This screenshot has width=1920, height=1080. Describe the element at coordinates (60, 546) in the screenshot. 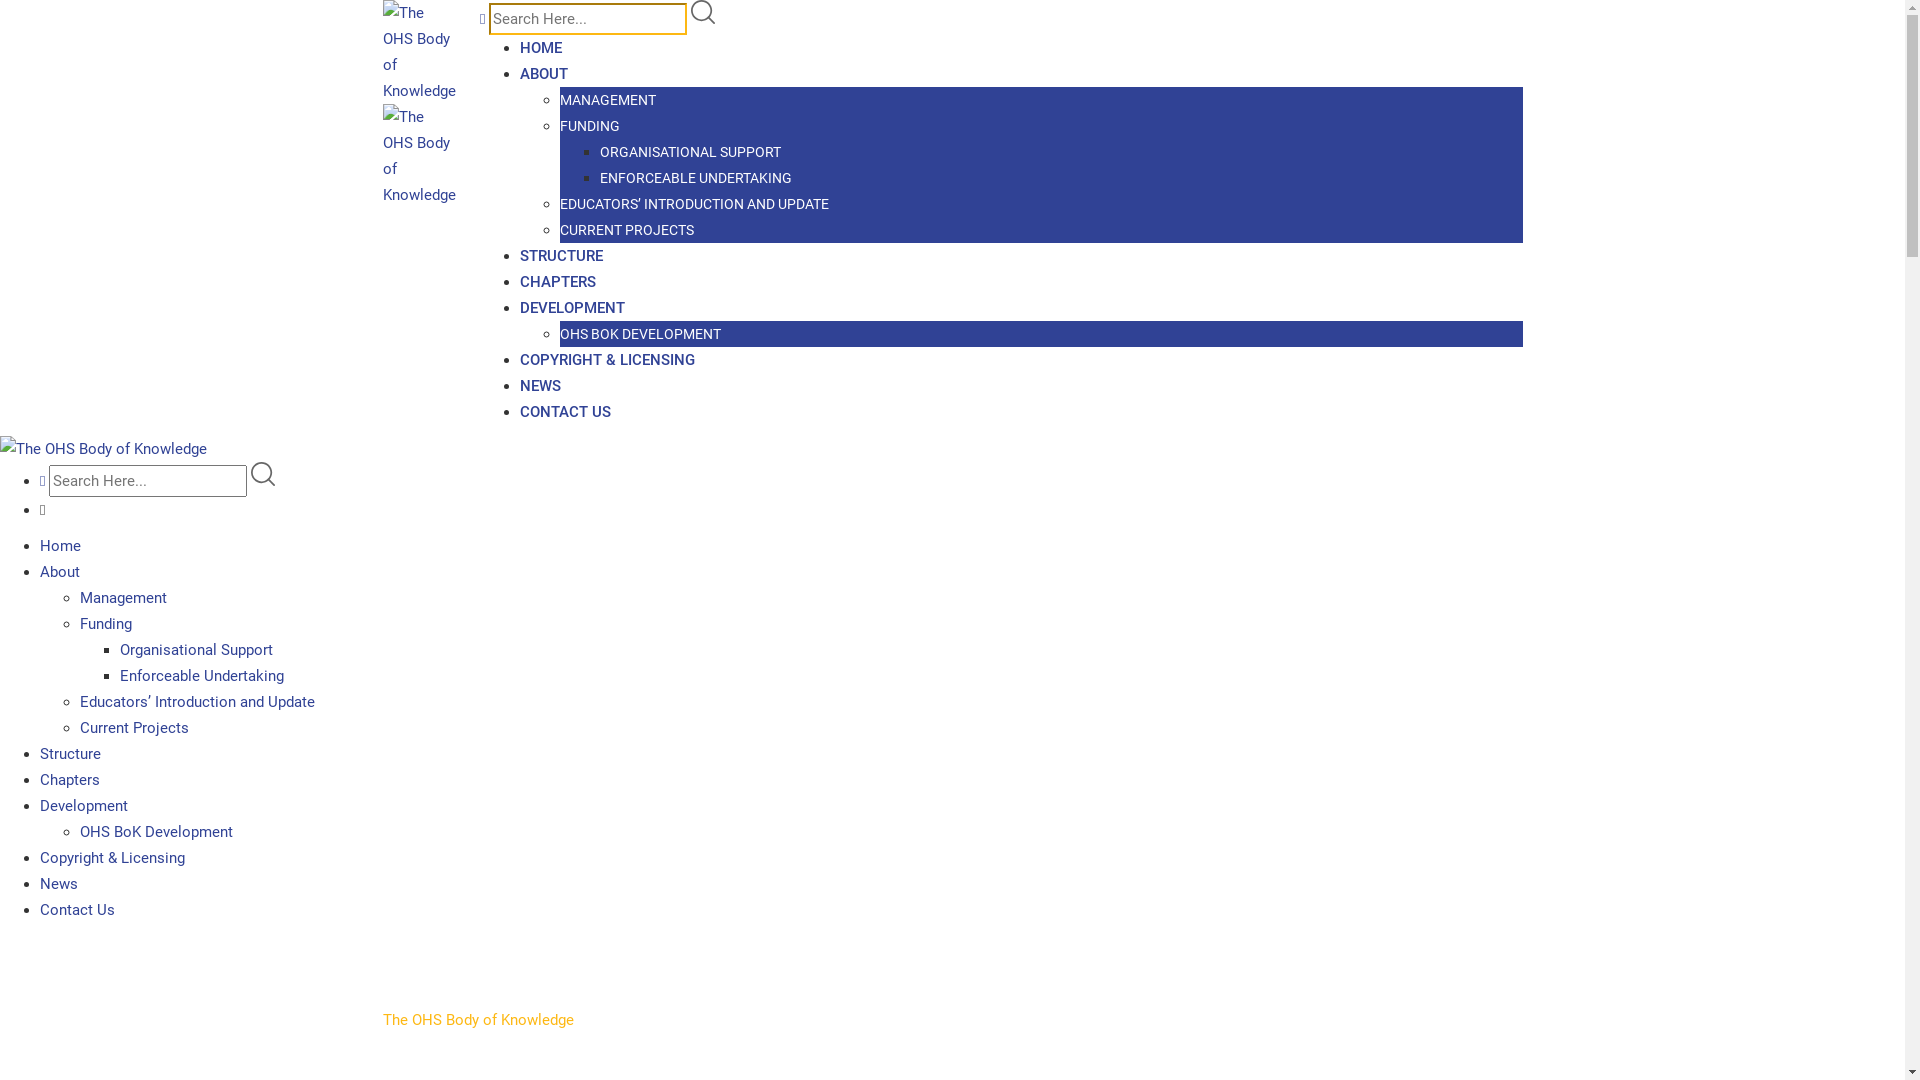

I see `'Home'` at that location.